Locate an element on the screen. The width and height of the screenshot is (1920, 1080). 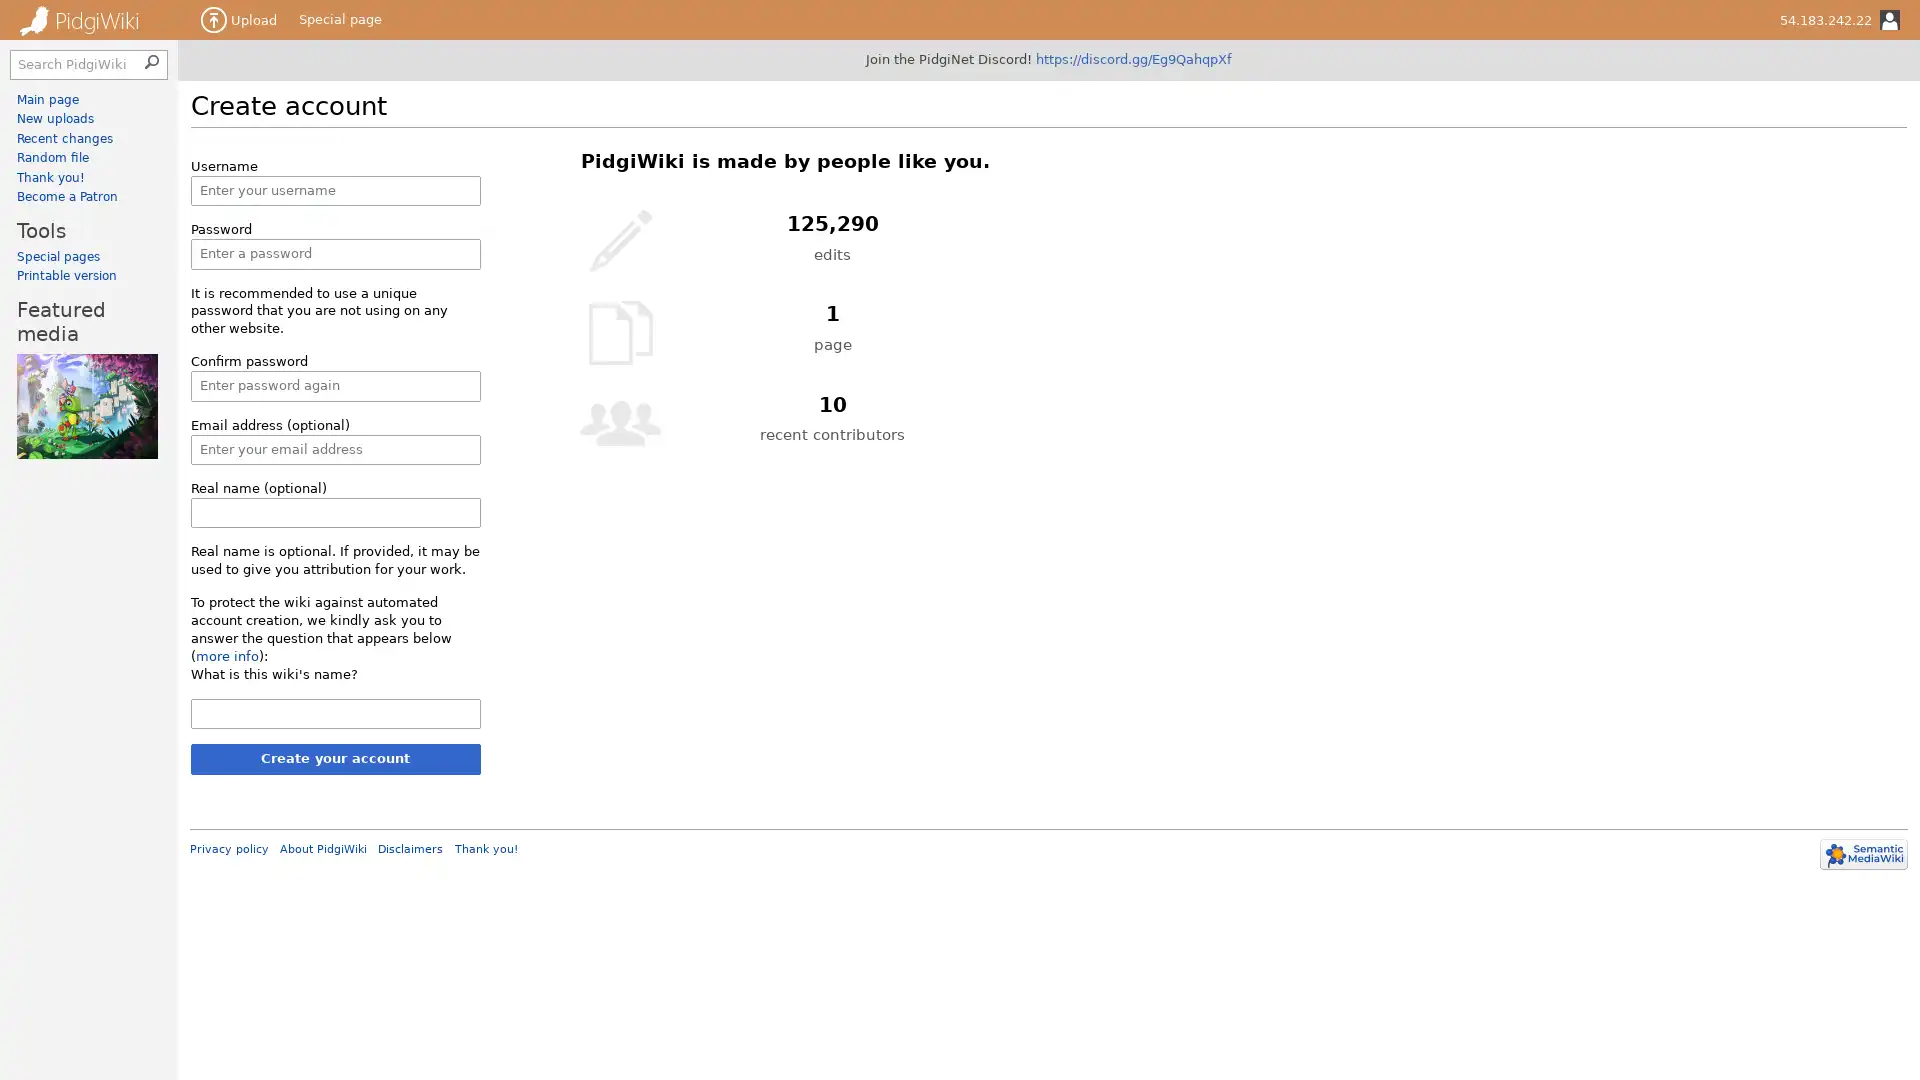
Create your account is located at coordinates (335, 759).